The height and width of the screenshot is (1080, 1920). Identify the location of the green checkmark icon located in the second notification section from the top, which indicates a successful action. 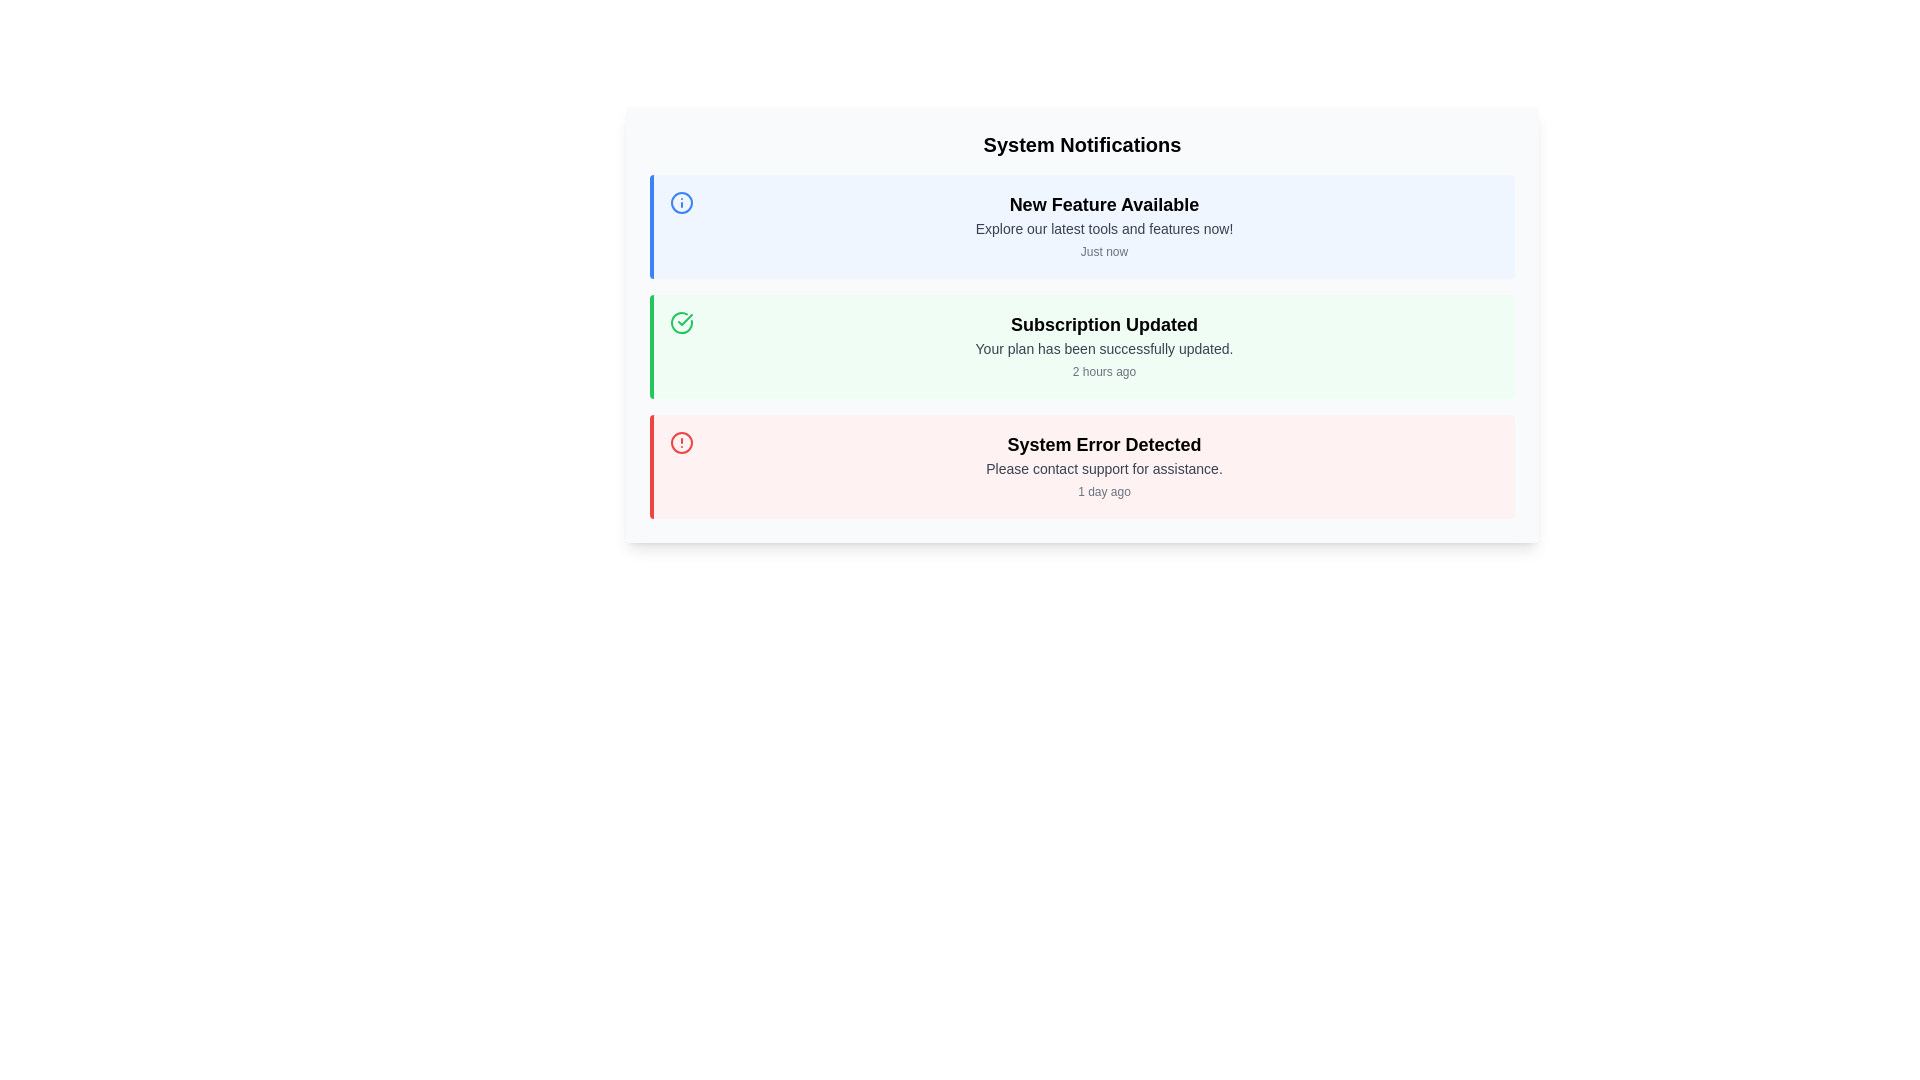
(681, 322).